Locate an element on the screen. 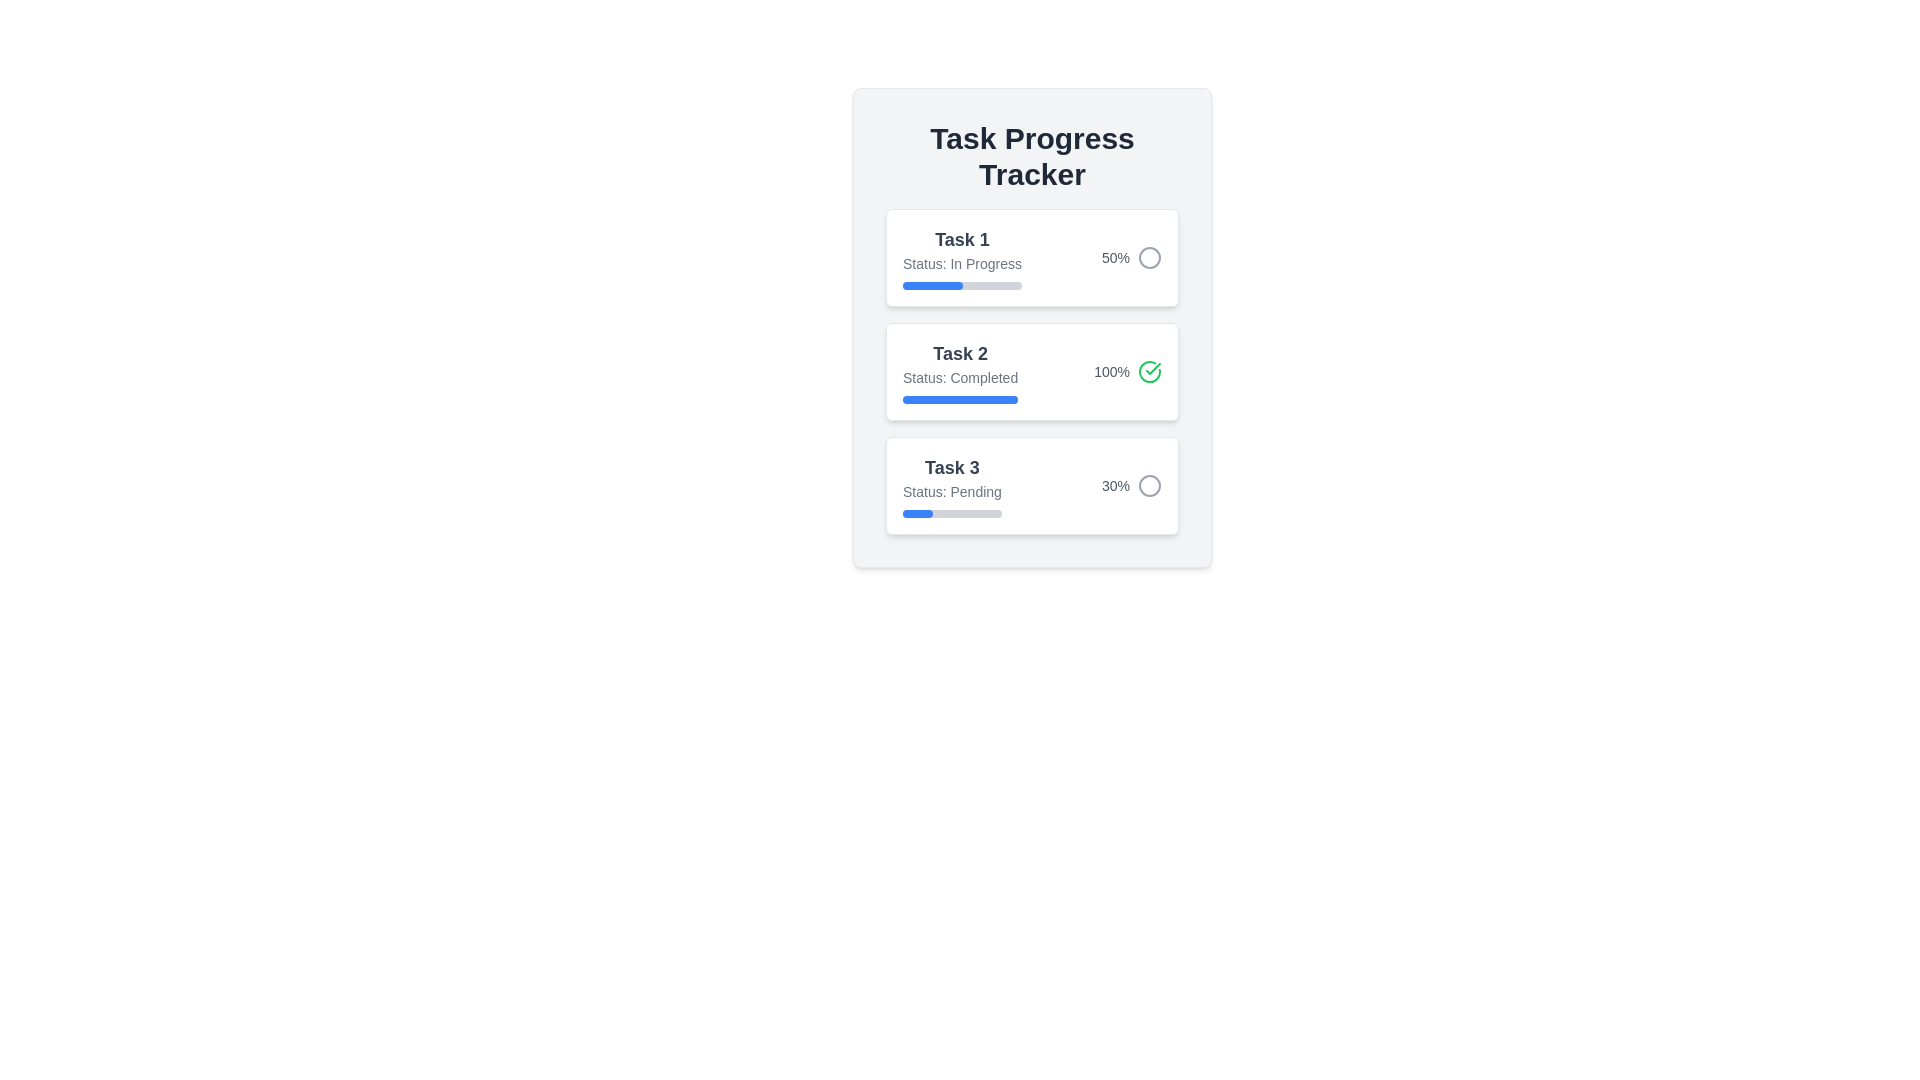 The height and width of the screenshot is (1080, 1920). the text label reading 'Task 2', styled with a bold font and dark gray color, located in the 'Task Progress Tracker' interface is located at coordinates (960, 353).